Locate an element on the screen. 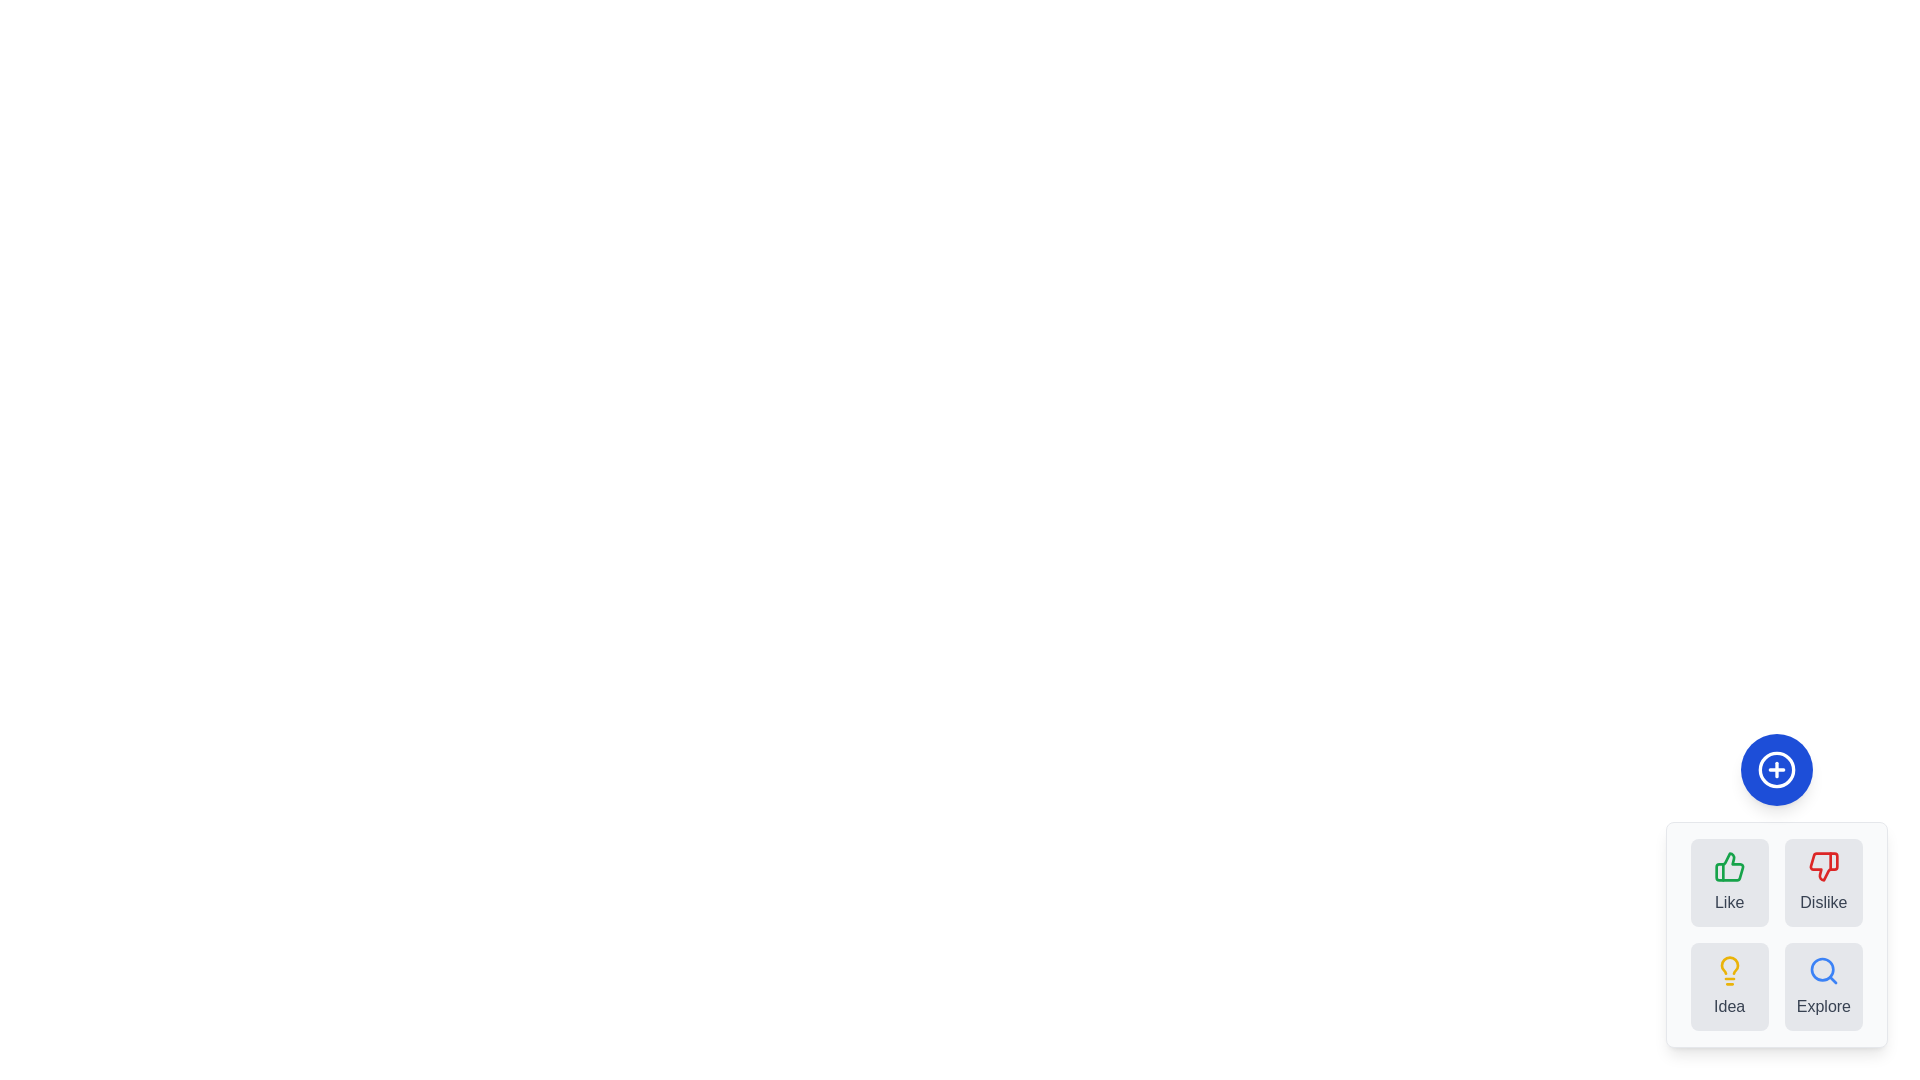 Image resolution: width=1920 pixels, height=1080 pixels. the feedback option Like is located at coordinates (1728, 882).